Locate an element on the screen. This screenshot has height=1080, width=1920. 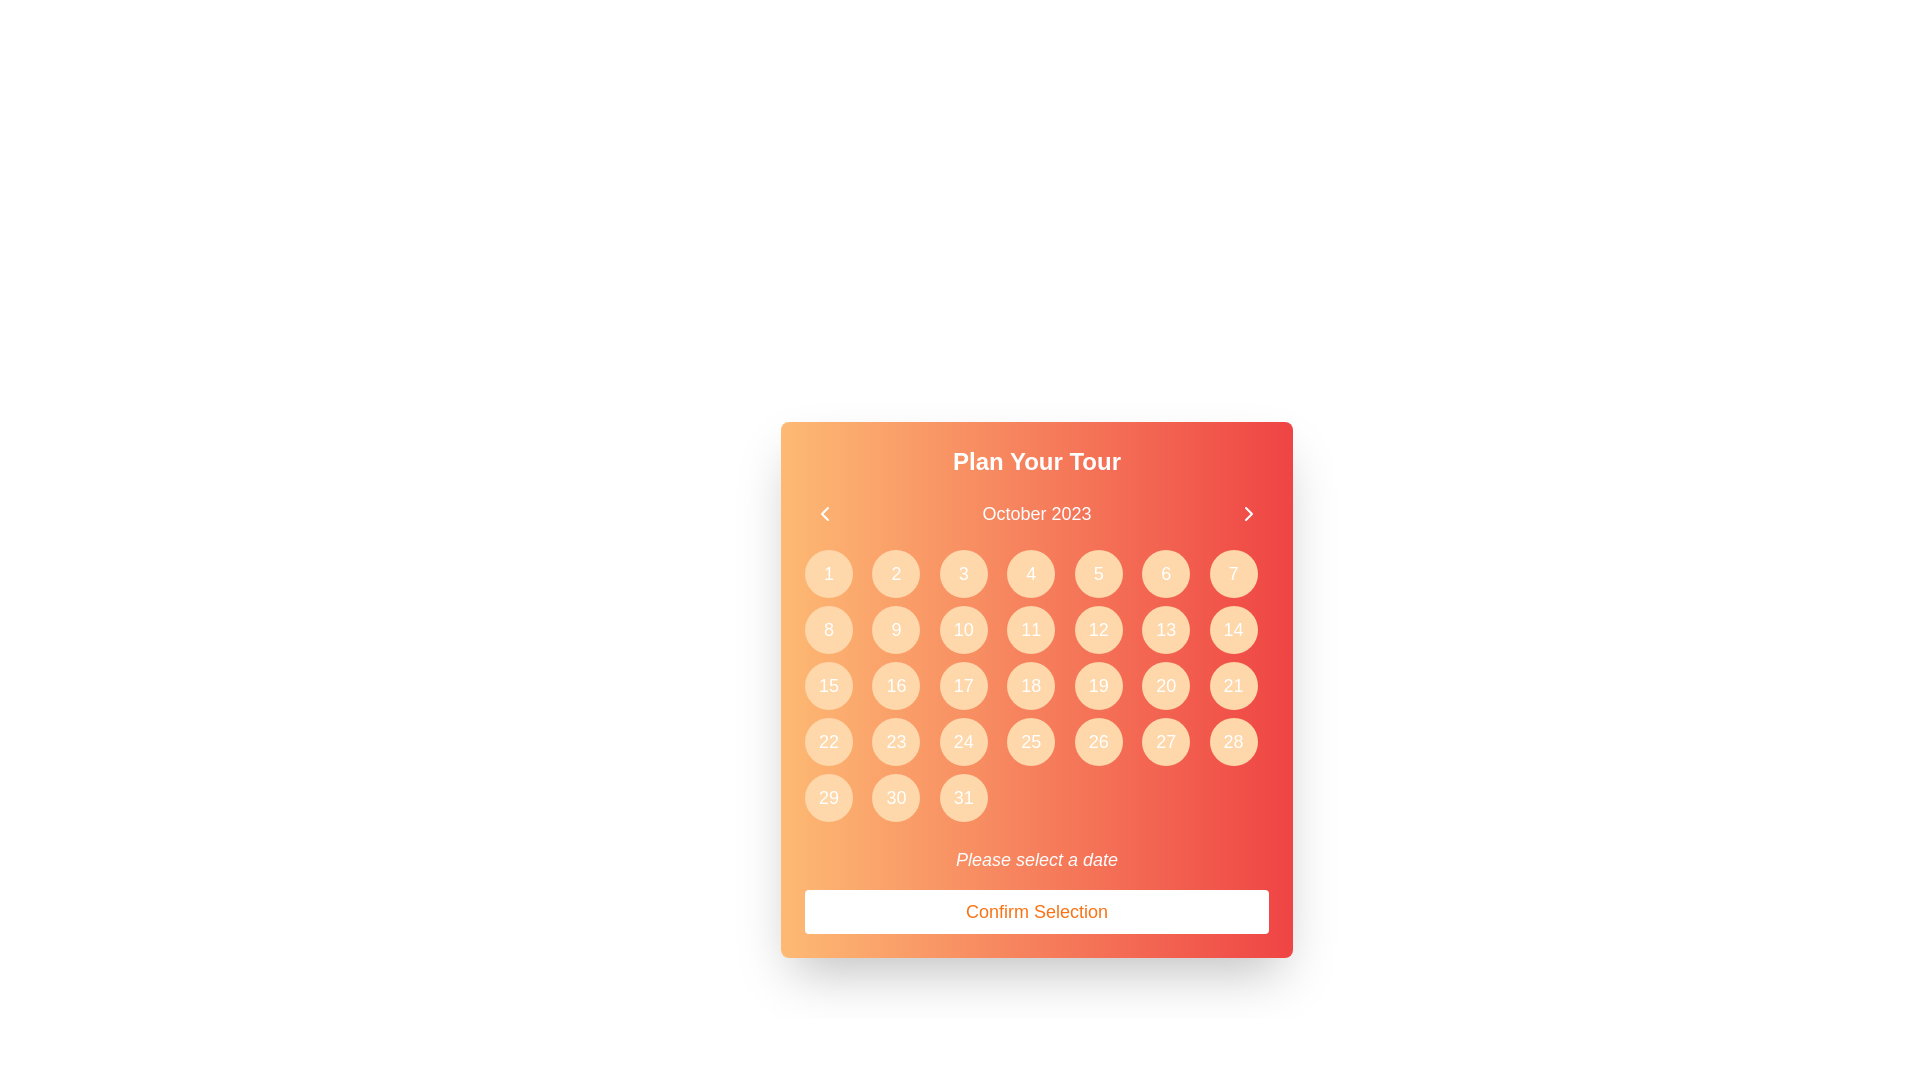
the circular button with a bright orange background and white numerical text '24' is located at coordinates (963, 741).